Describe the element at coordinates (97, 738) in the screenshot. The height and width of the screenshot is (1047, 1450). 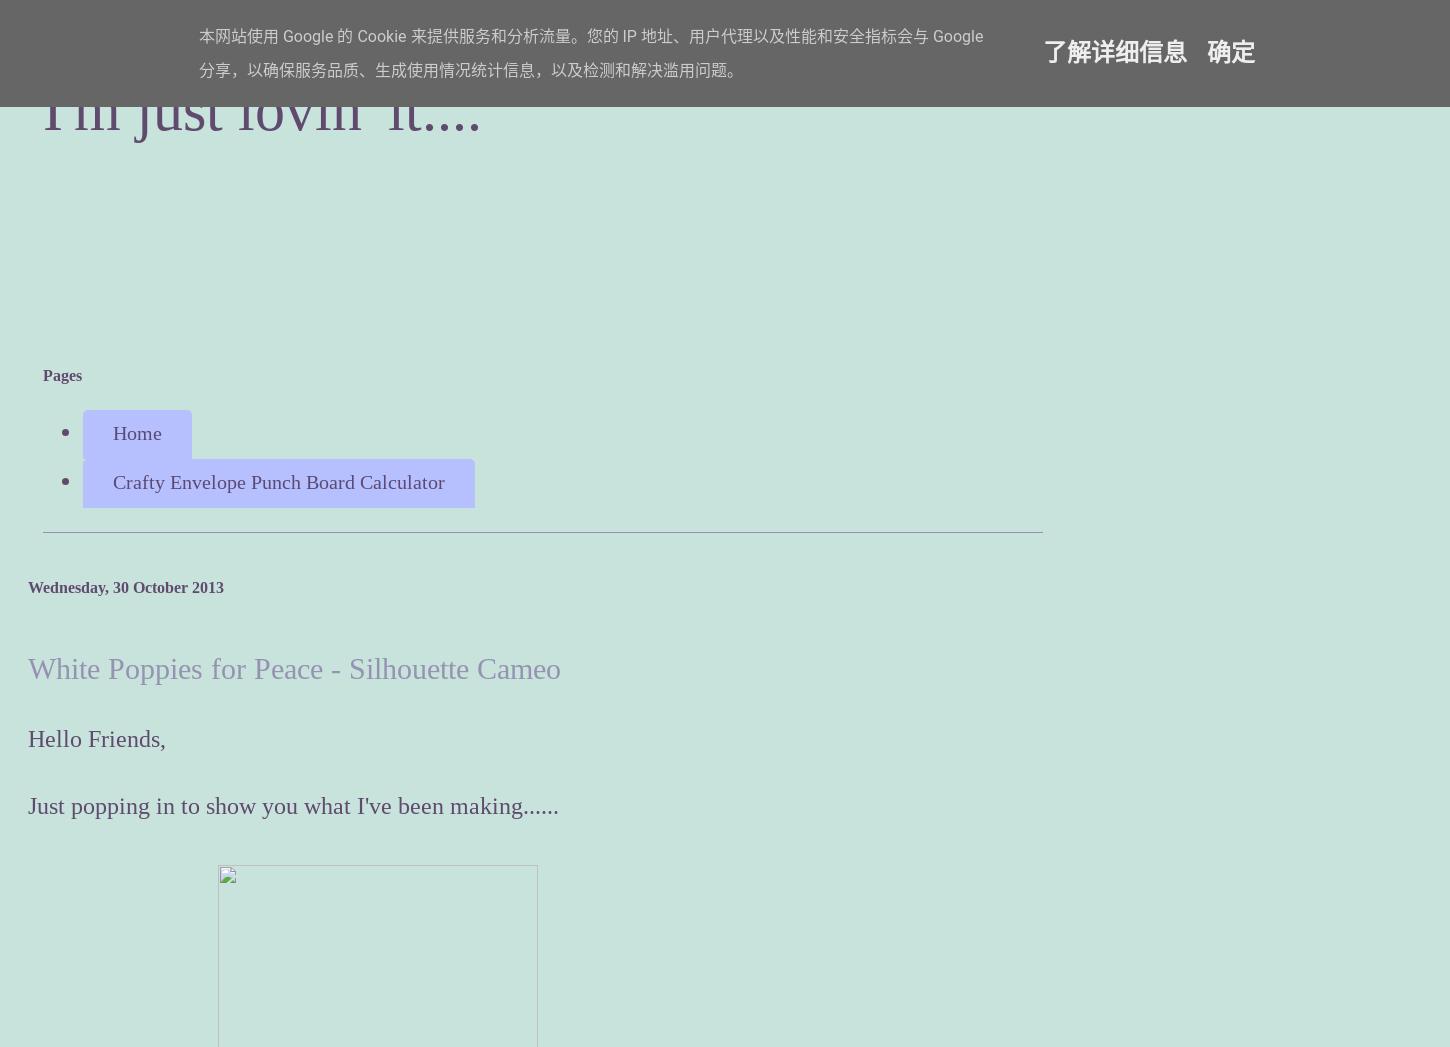
I see `'Hello Friends,'` at that location.